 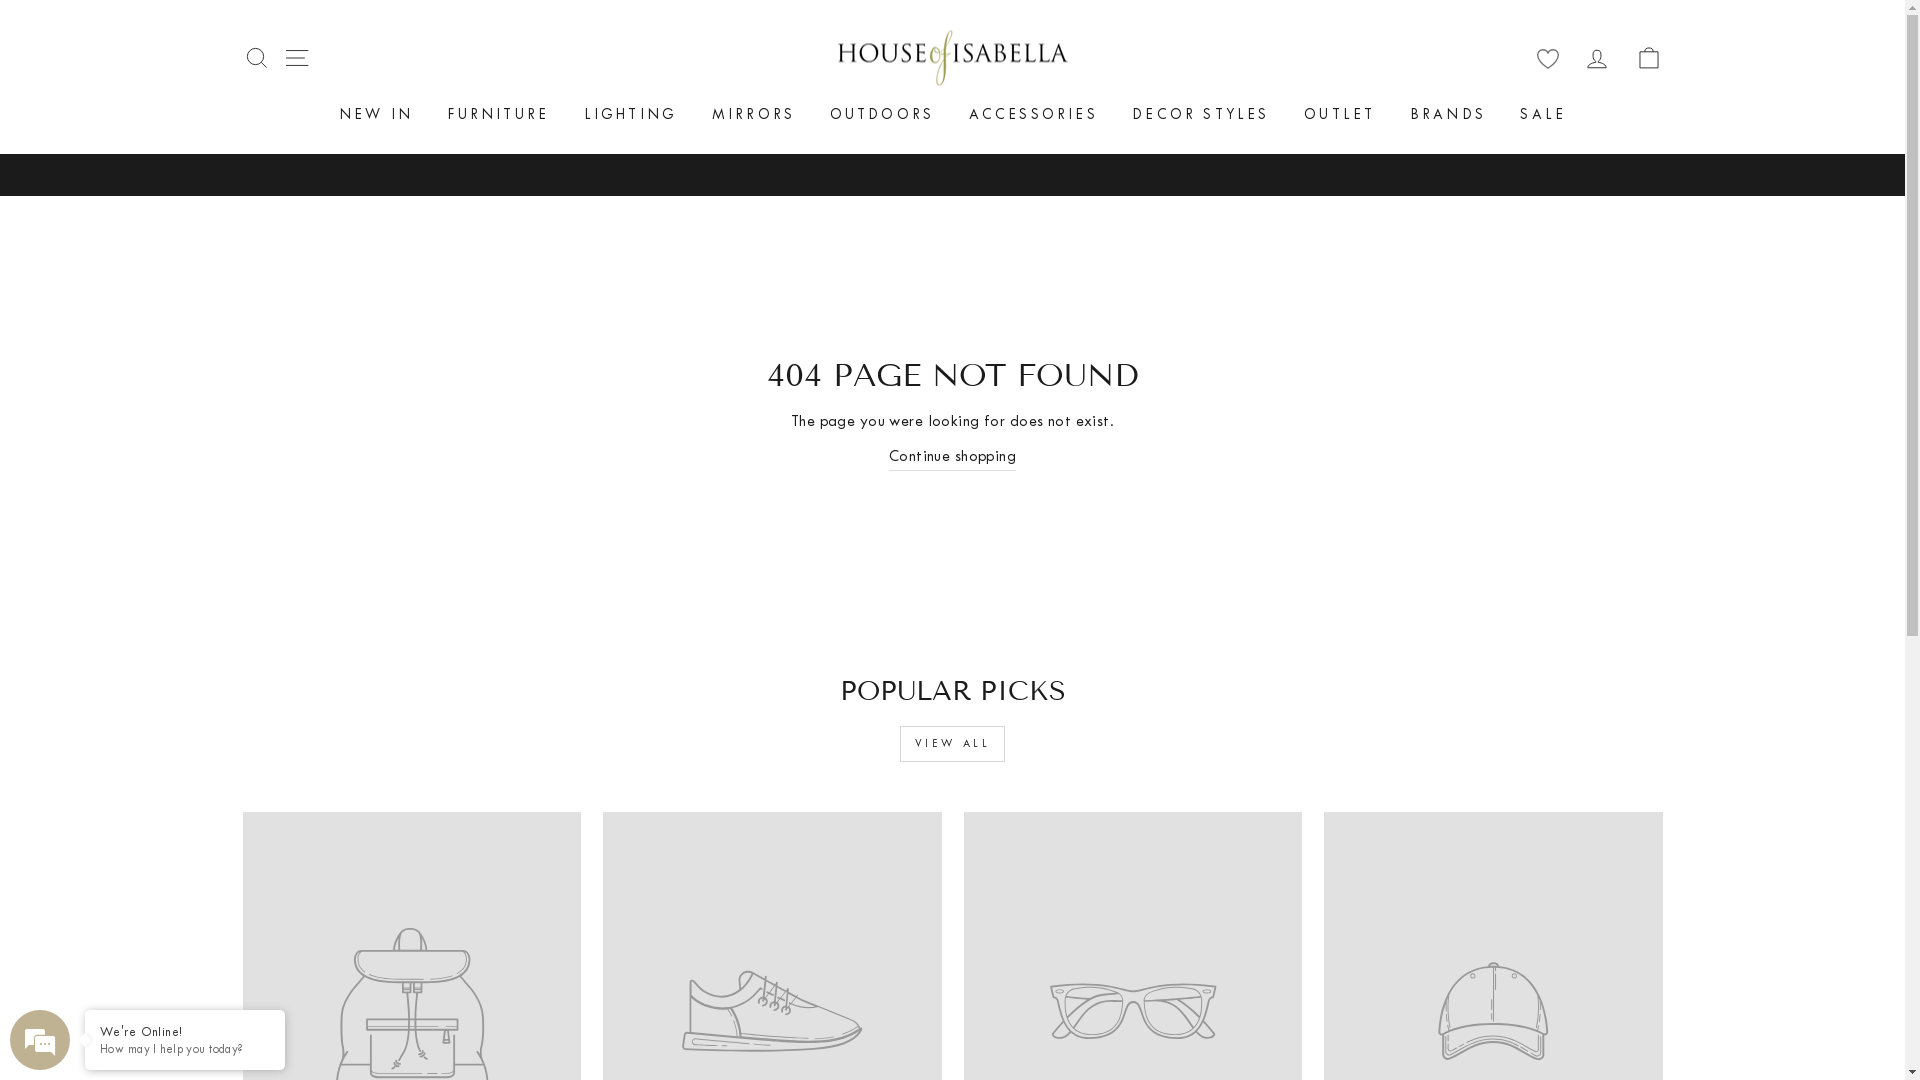 What do you see at coordinates (1545, 56) in the screenshot?
I see `'wishlist'` at bounding box center [1545, 56].